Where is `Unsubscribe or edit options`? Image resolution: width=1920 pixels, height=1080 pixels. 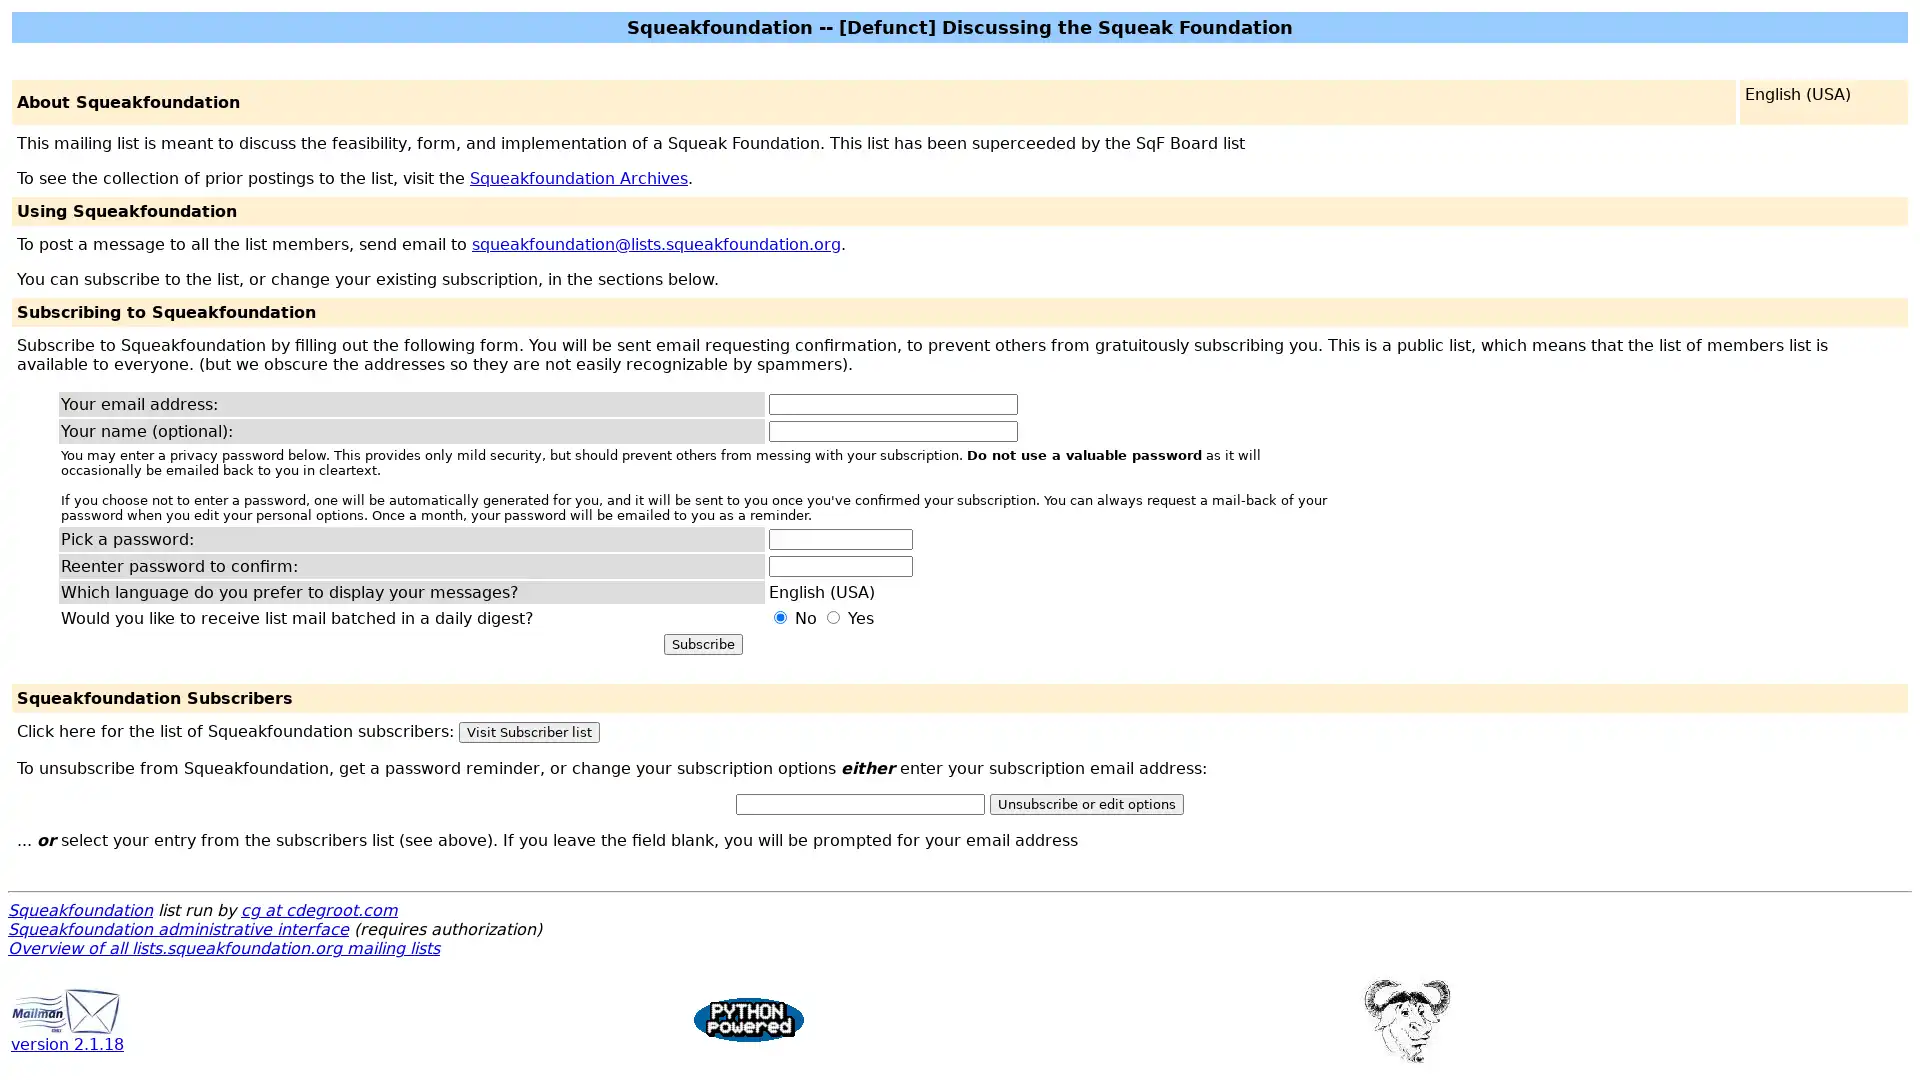 Unsubscribe or edit options is located at coordinates (1085, 803).